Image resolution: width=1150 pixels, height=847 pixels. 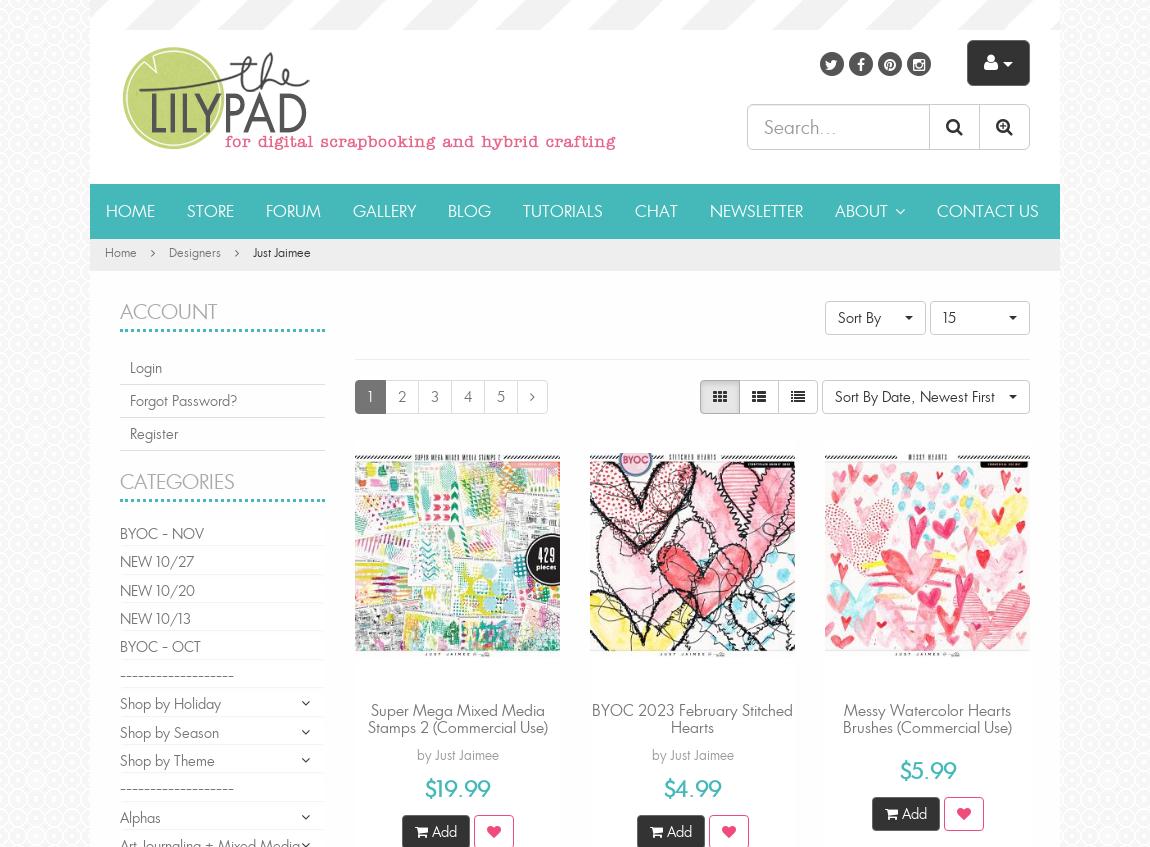 What do you see at coordinates (915, 394) in the screenshot?
I see `'Sort By Date, Newest First'` at bounding box center [915, 394].